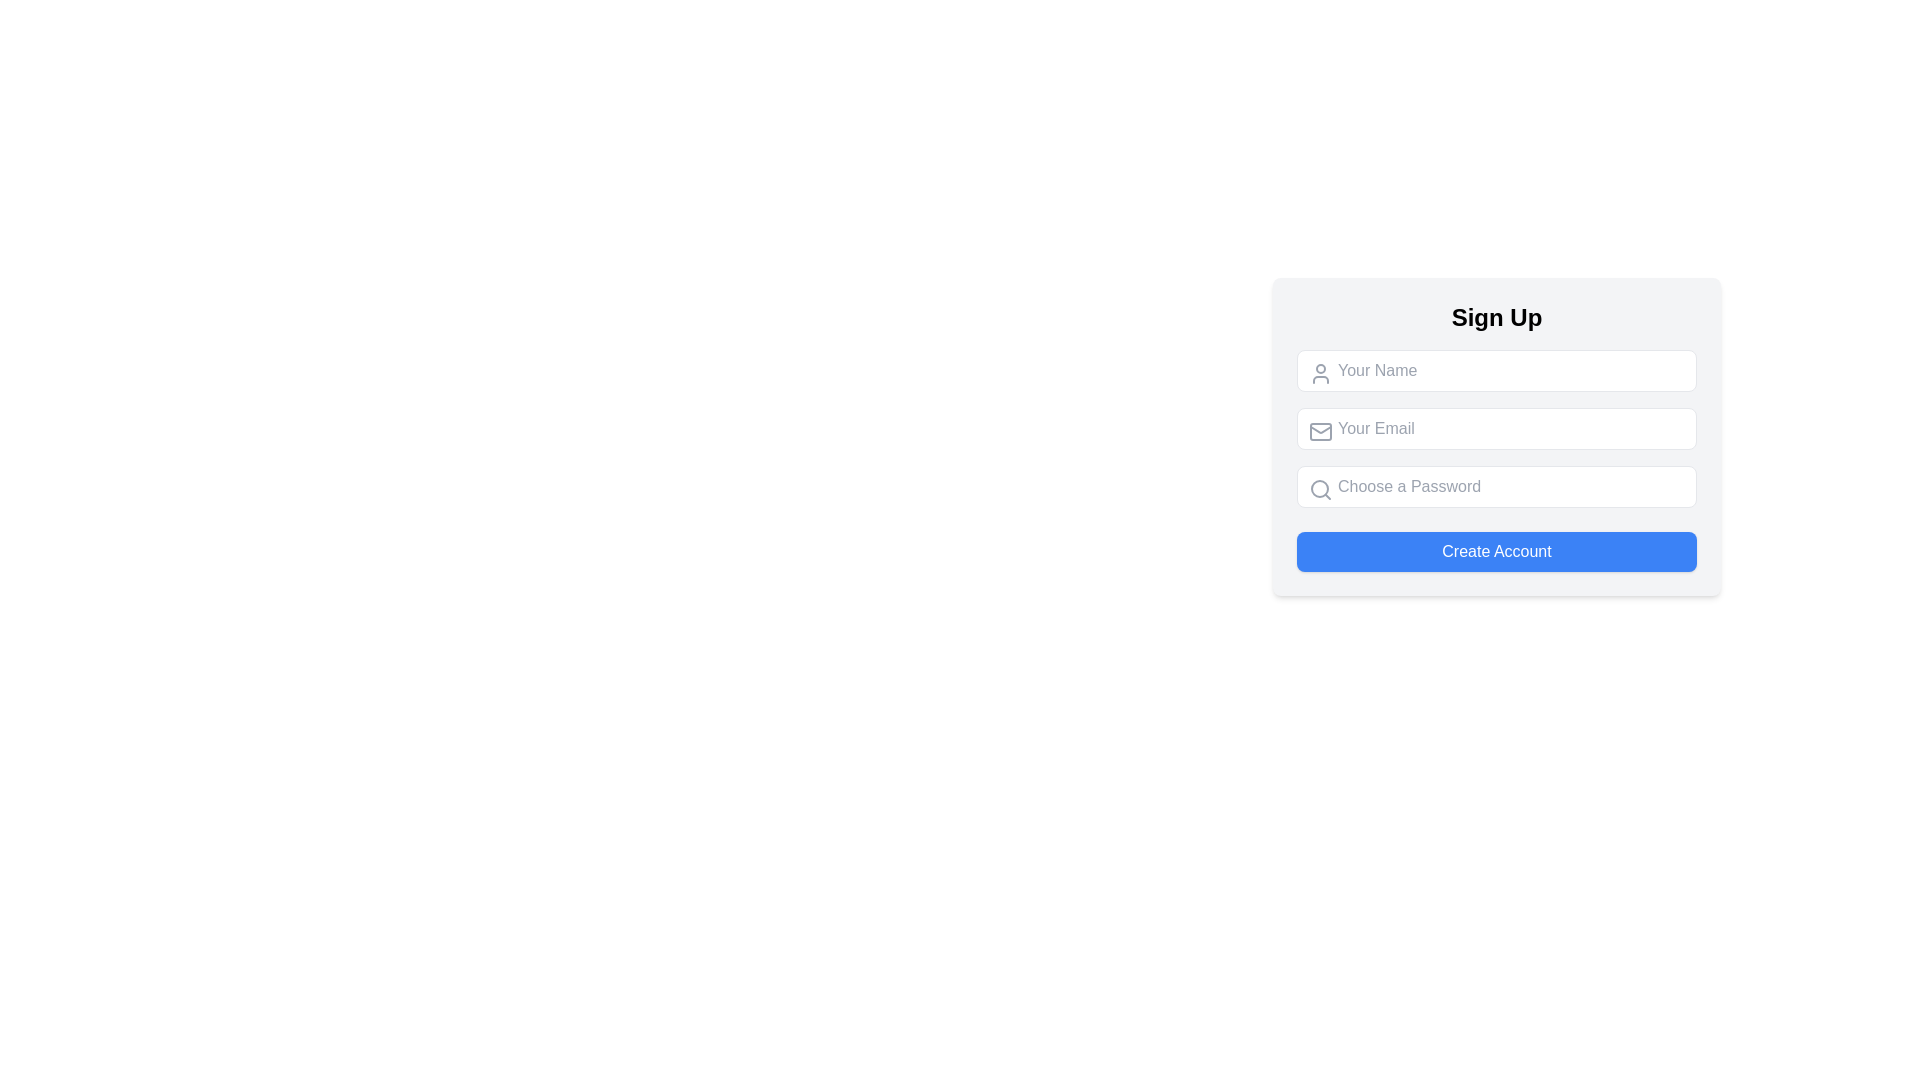 This screenshot has width=1920, height=1080. Describe the element at coordinates (1320, 374) in the screenshot. I see `the icon that visually indicates the purpose of the 'Your Name' input field in the sign-up form` at that location.